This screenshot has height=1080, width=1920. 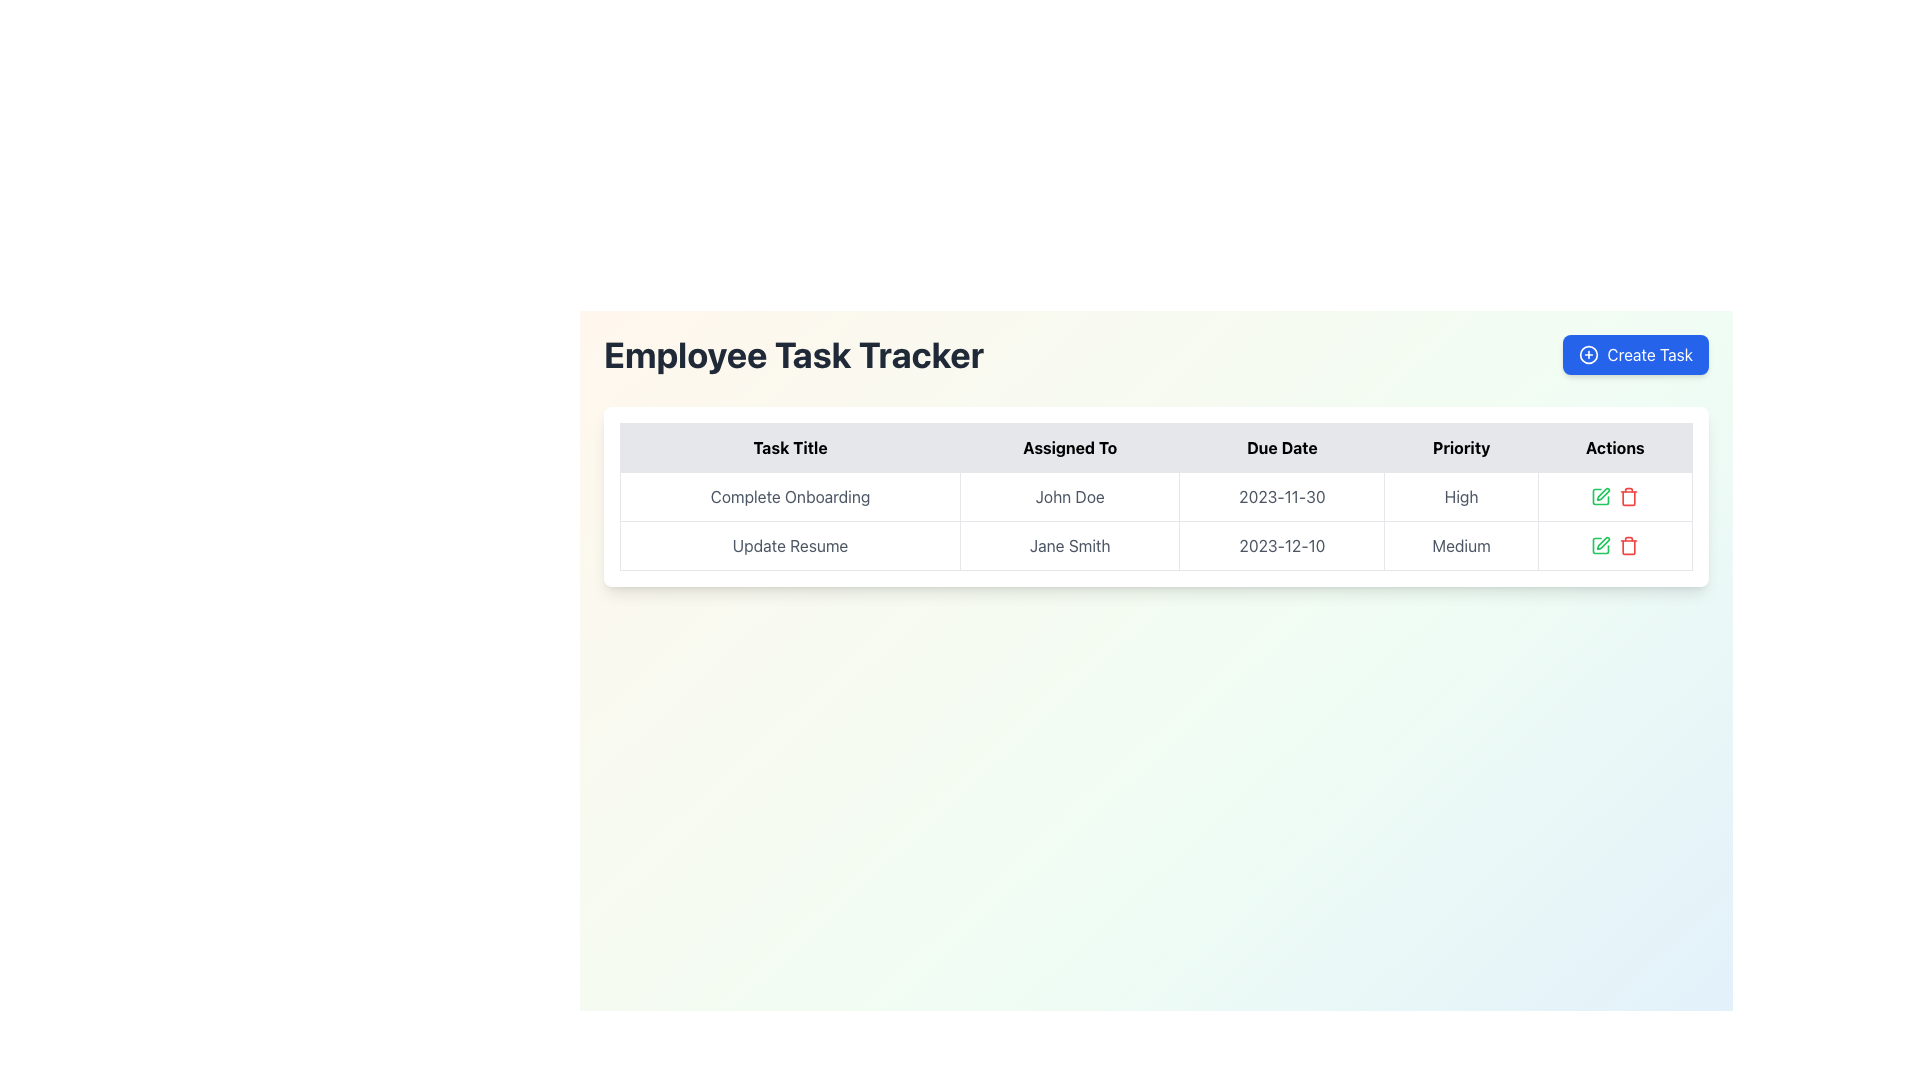 I want to click on the Table Header Cell indicating the priority of tasks in the column, which is the fourth cell from the left in the header row, so click(x=1461, y=446).